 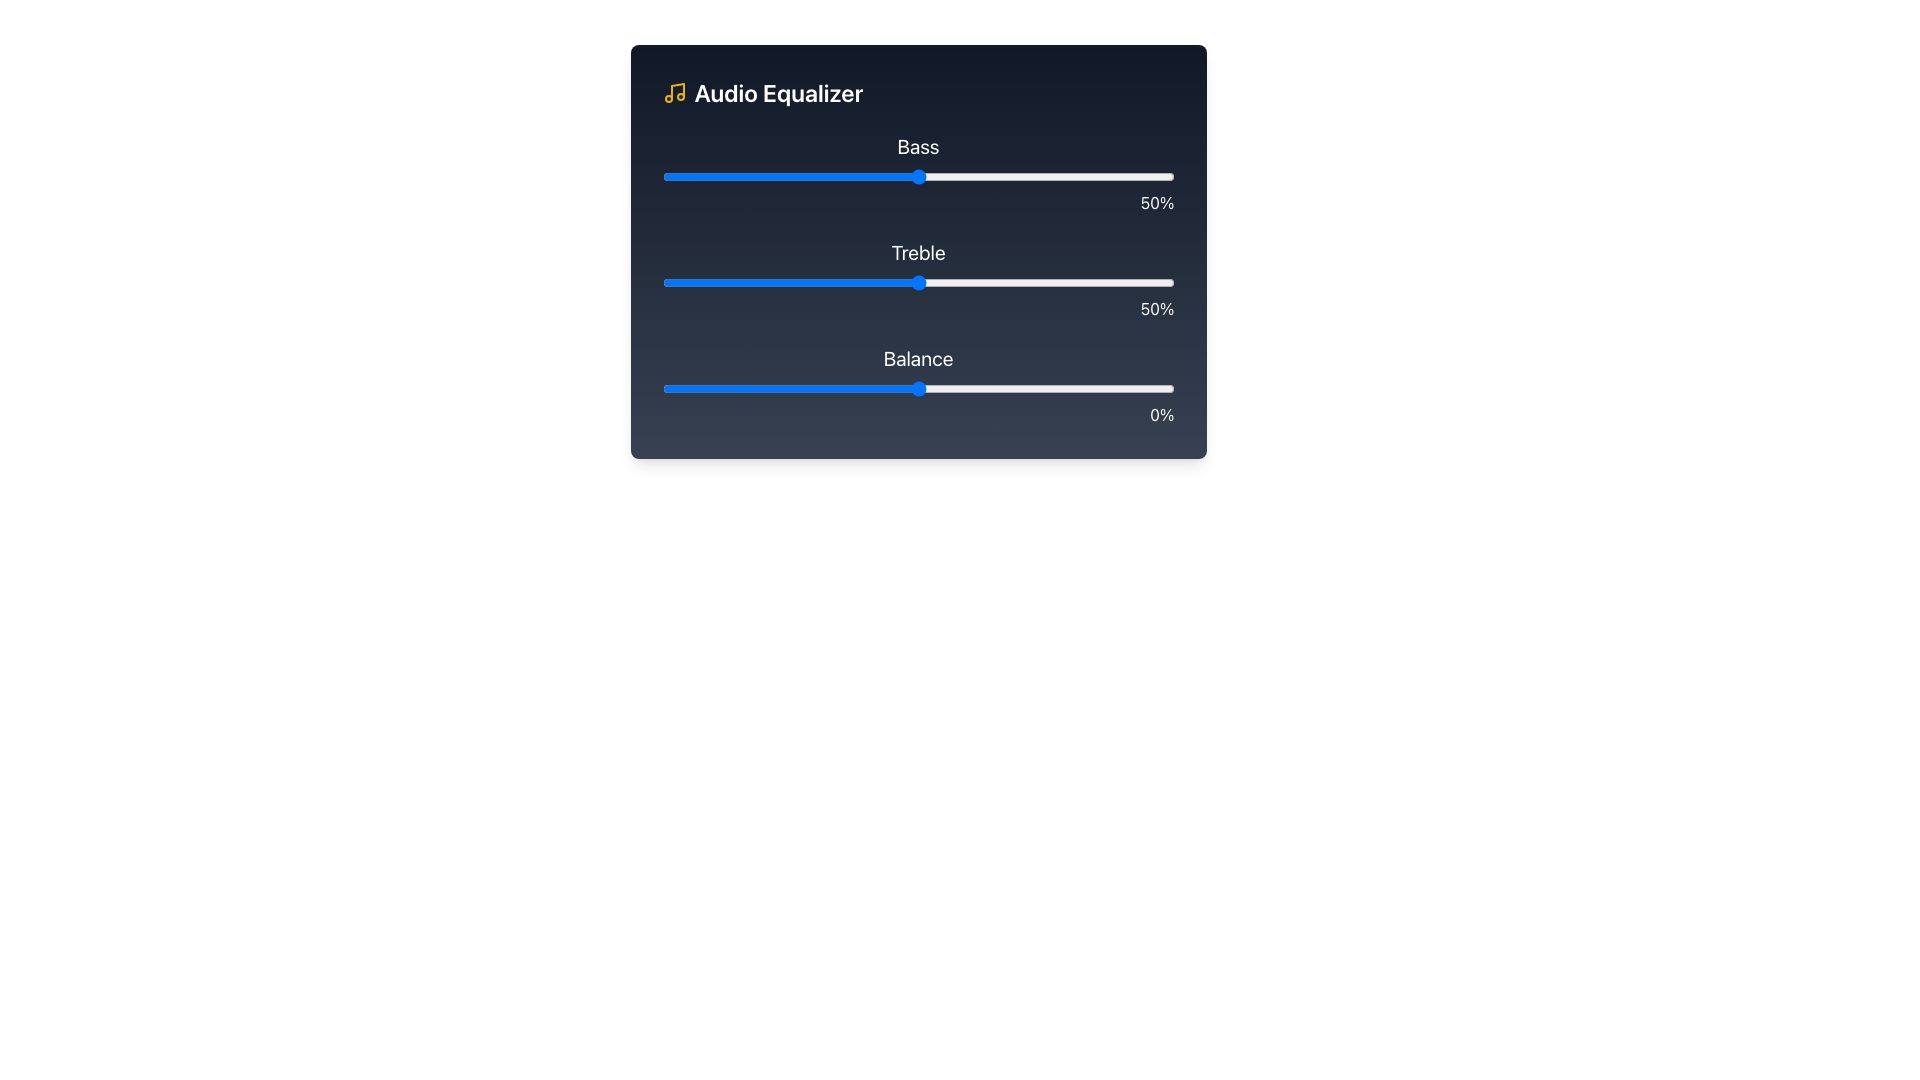 What do you see at coordinates (1005, 389) in the screenshot?
I see `balance` at bounding box center [1005, 389].